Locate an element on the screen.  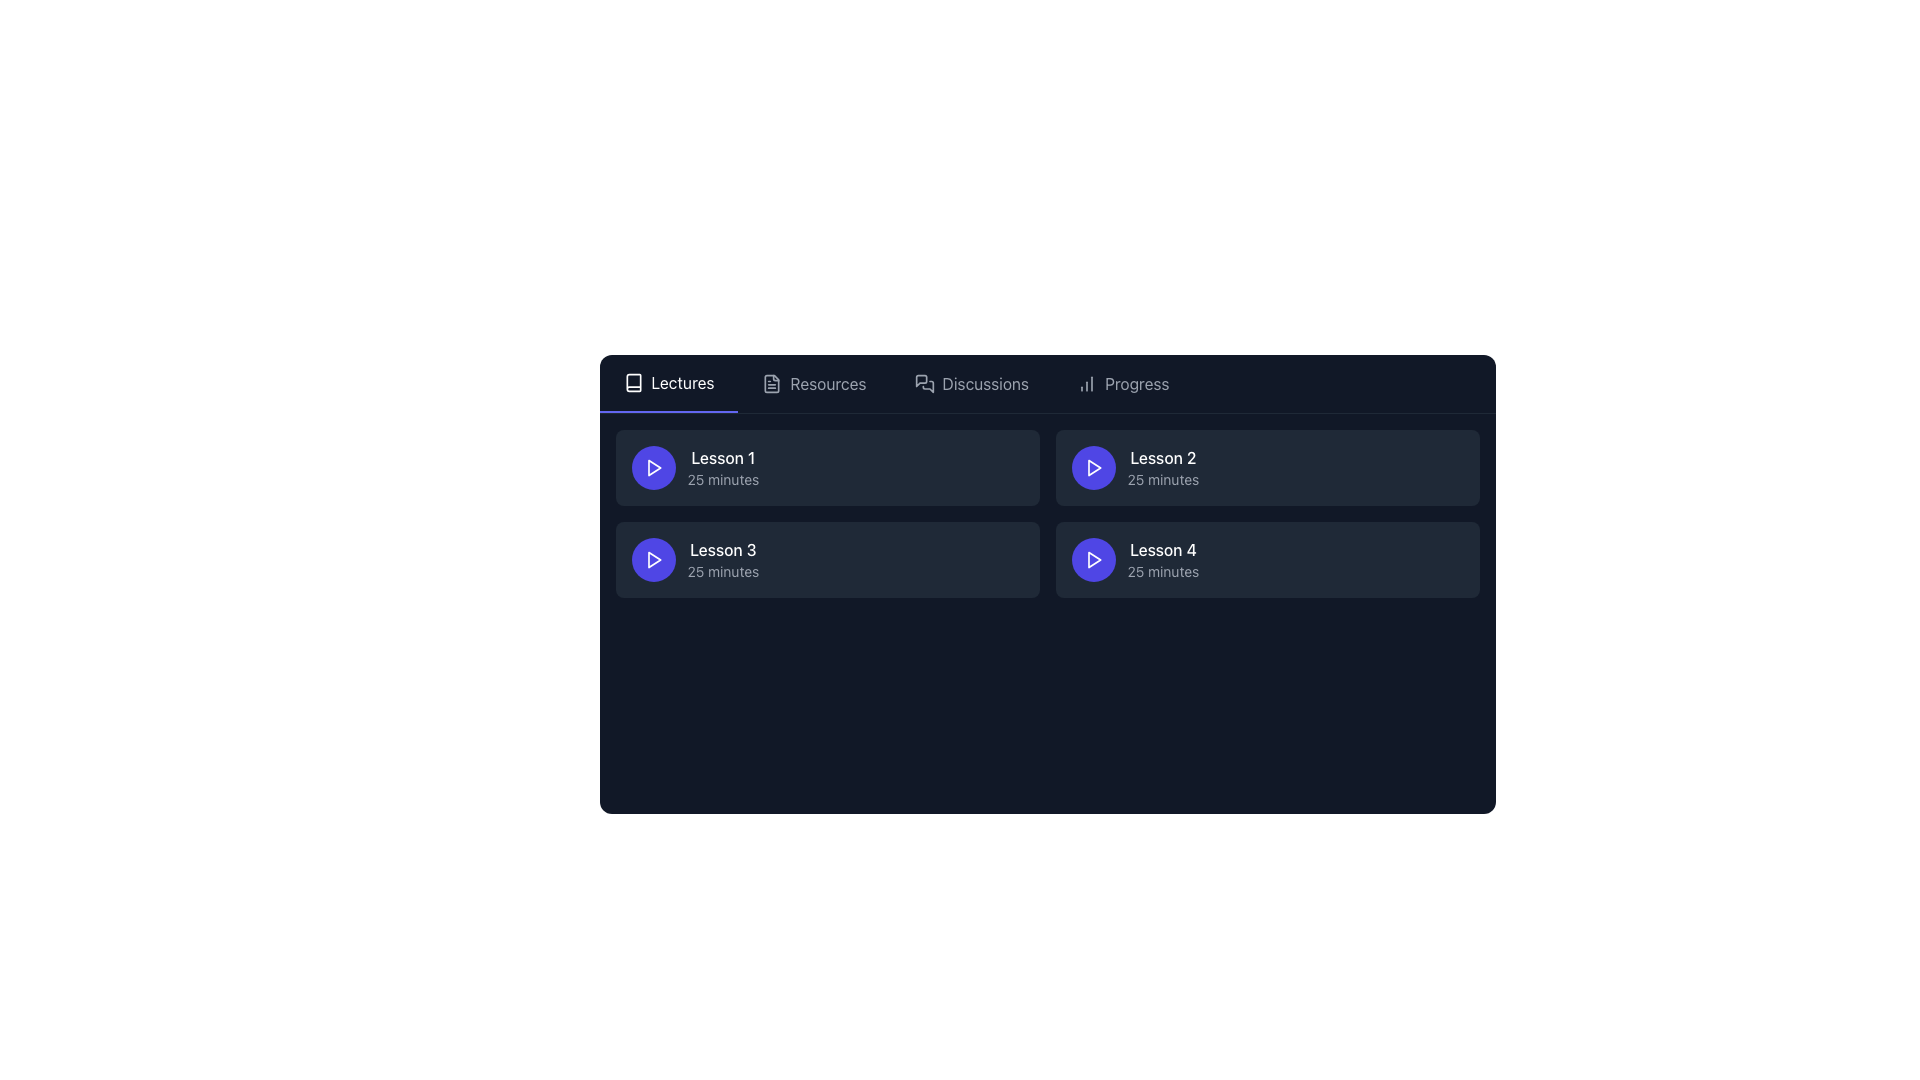
the play button icon, which is a triangular shape inside the circular blue badge of the third lesson card in the left column of the content grid is located at coordinates (653, 559).